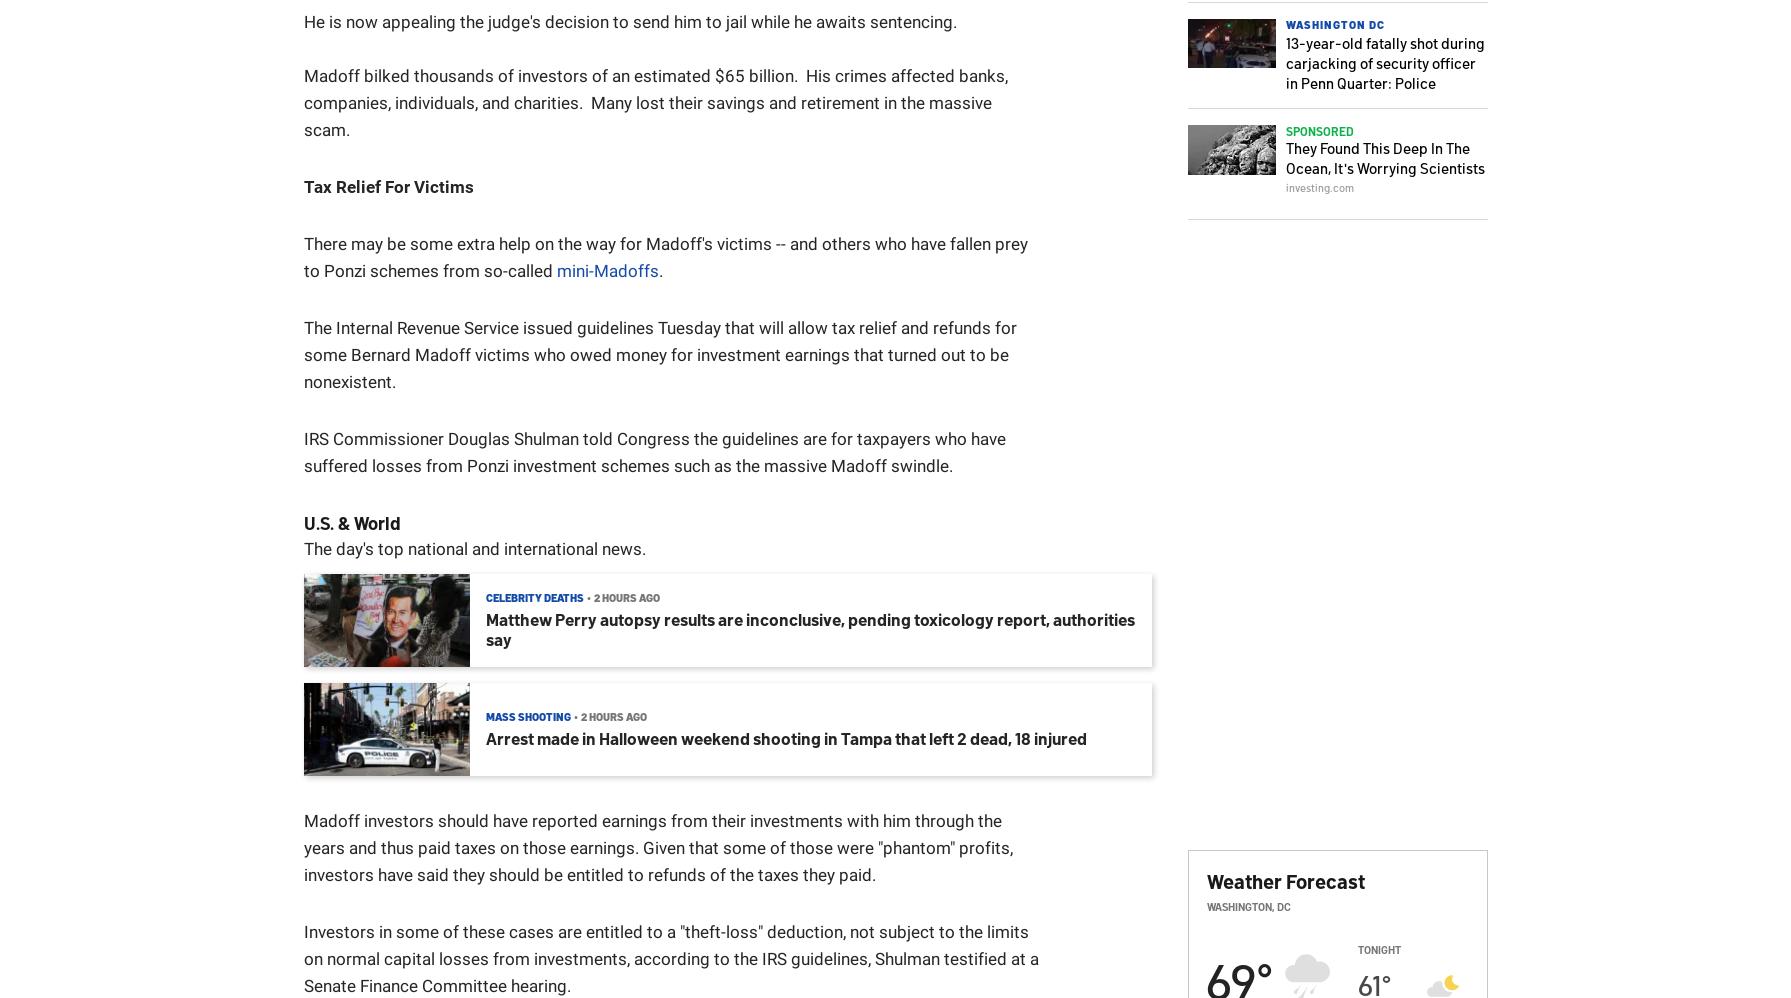  I want to click on 'The Internal Revenue Service issued guidelines Tuesday that will allow tax relief and refunds for some Bernard Madoff victims who owed money for investment earnings that turned out to be nonexistent.', so click(659, 353).